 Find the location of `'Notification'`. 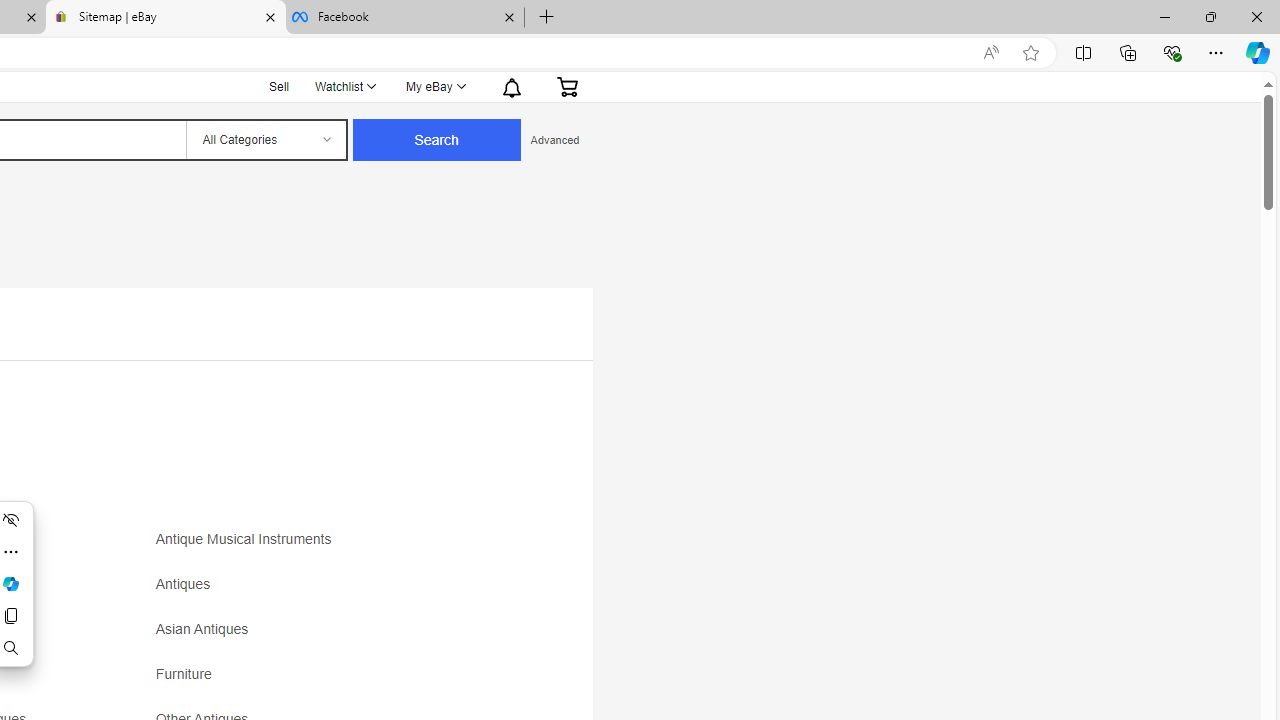

'Notification' is located at coordinates (512, 85).